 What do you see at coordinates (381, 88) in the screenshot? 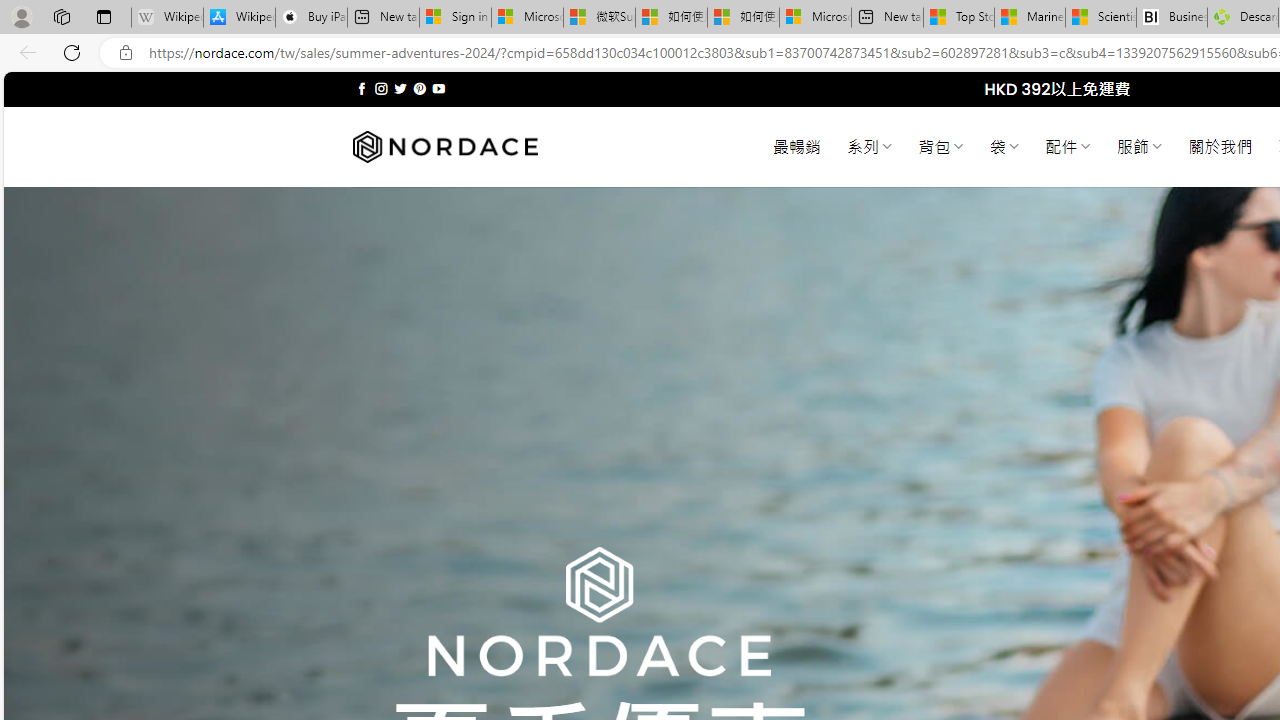
I see `'Follow on Instagram'` at bounding box center [381, 88].